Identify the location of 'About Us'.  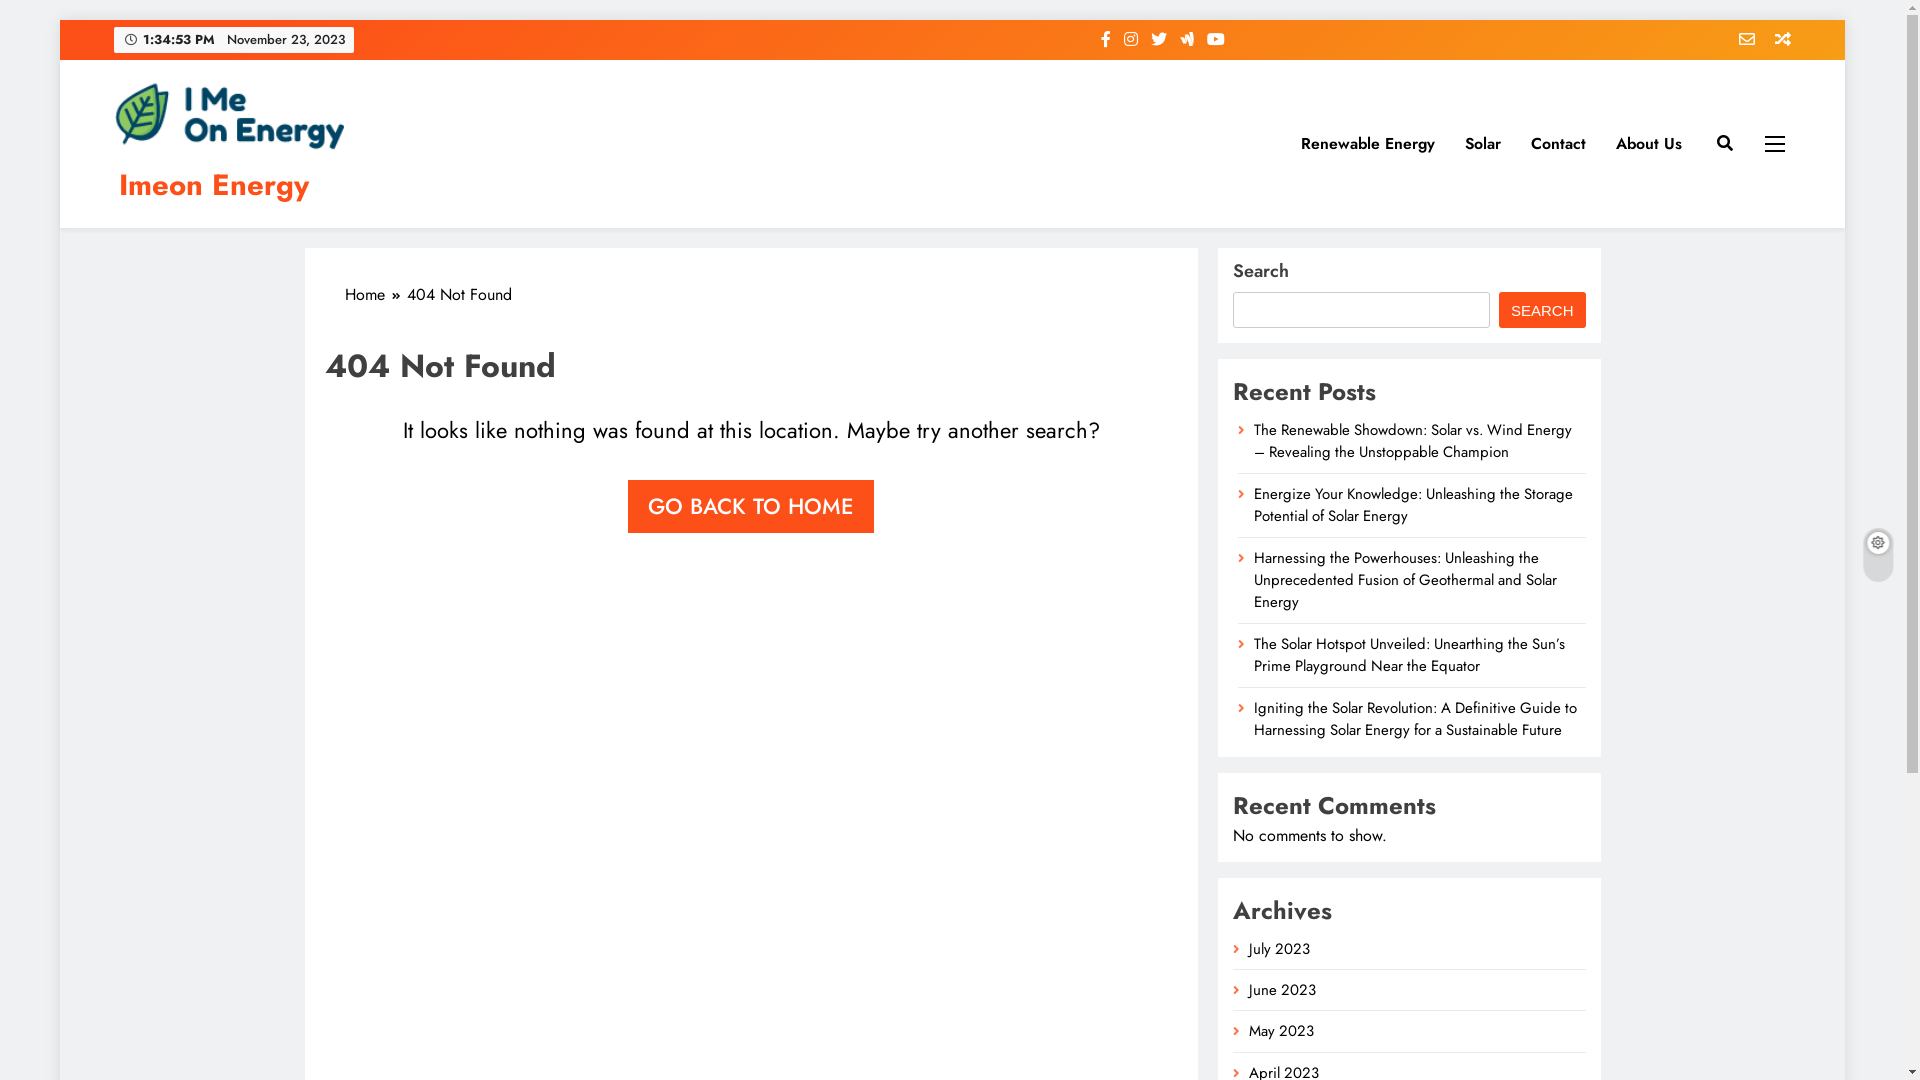
(1649, 142).